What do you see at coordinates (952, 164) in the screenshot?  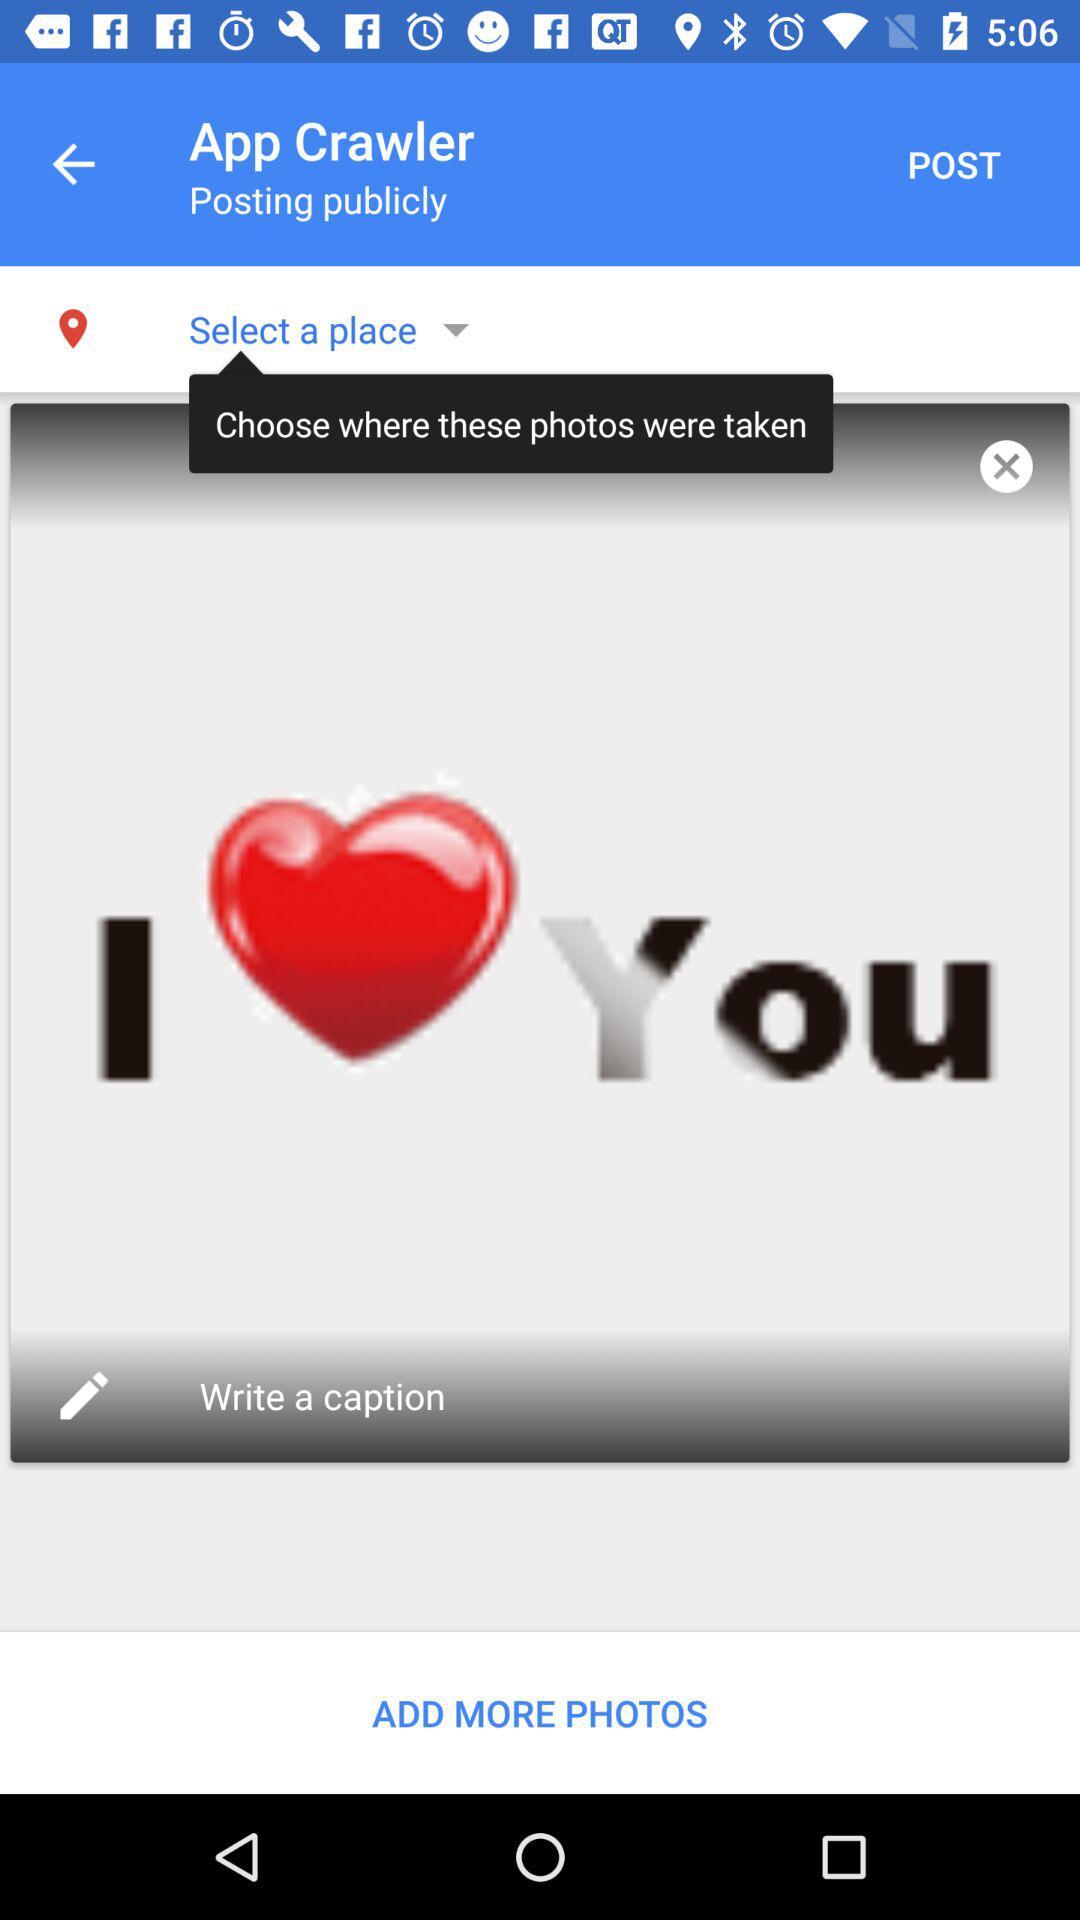 I see `the icon next to the app crawler item` at bounding box center [952, 164].